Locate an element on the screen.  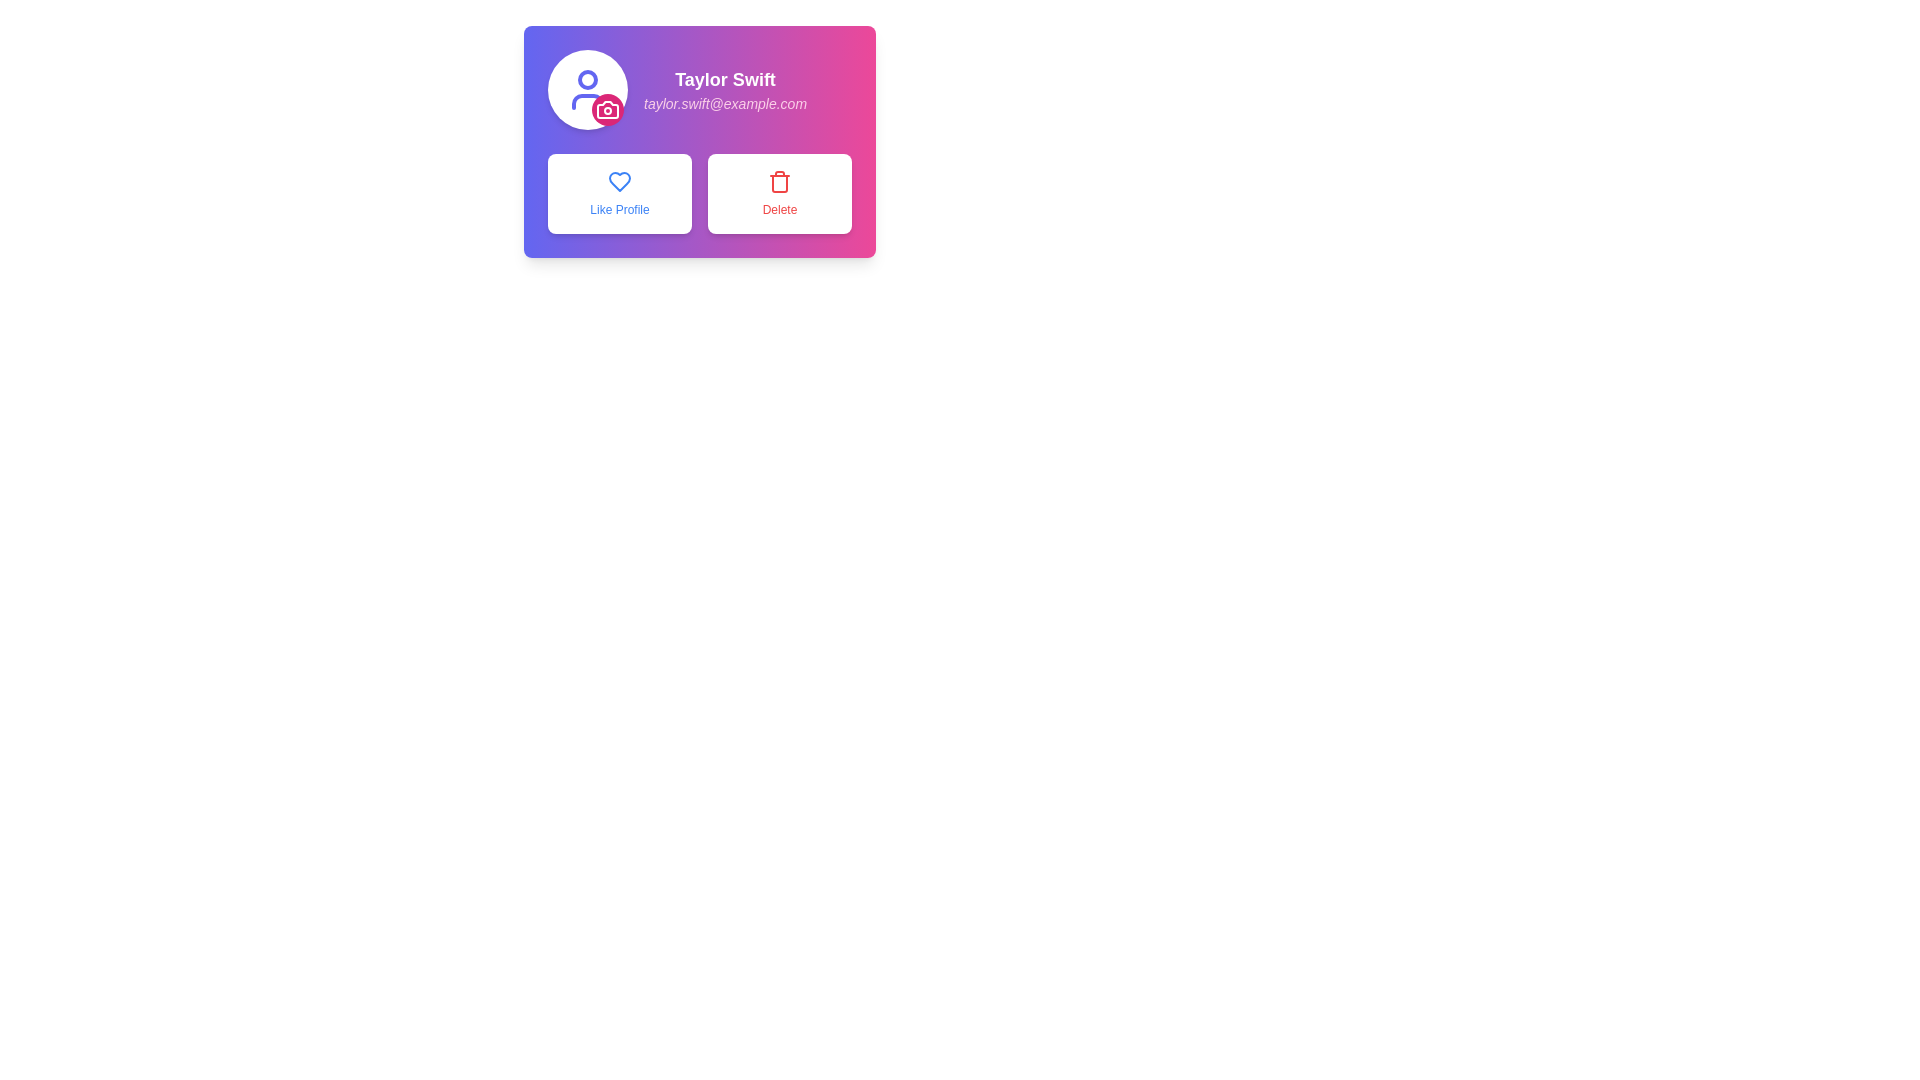
the title text label that identifies the user or subject of the card, which is positioned at the top of the card layout is located at coordinates (724, 79).